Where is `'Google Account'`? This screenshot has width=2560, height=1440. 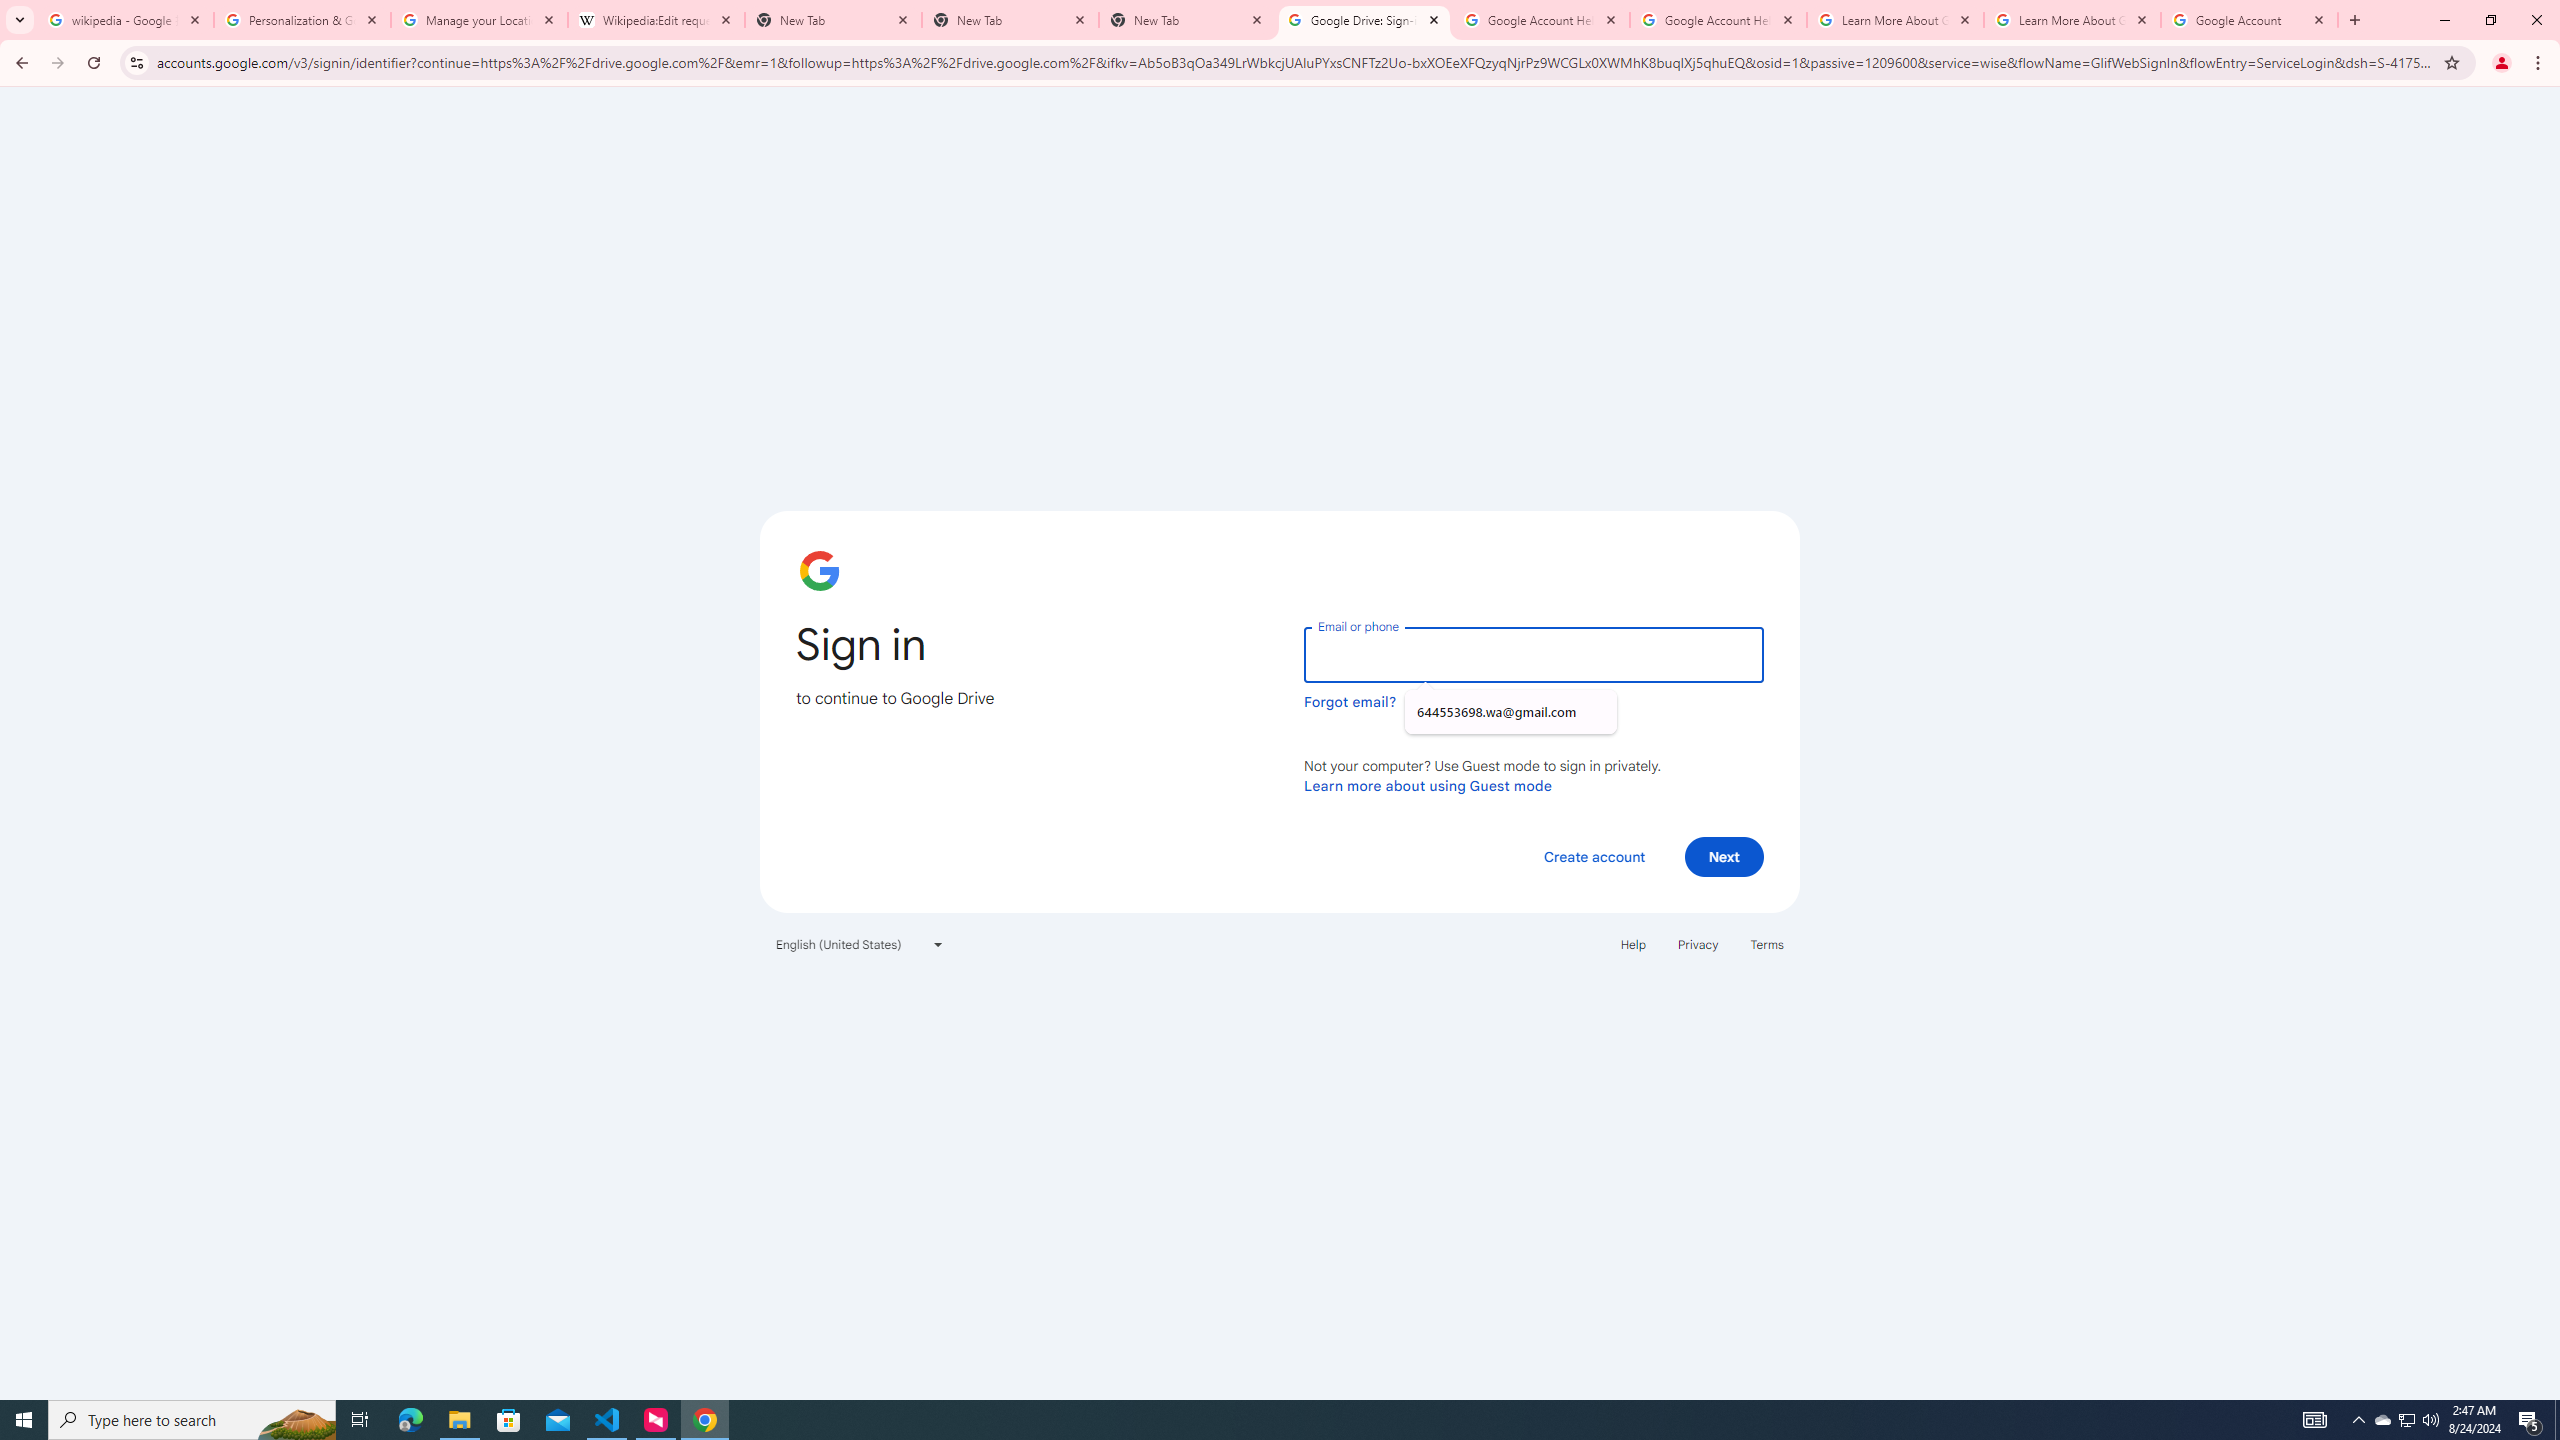 'Google Account' is located at coordinates (2250, 19).